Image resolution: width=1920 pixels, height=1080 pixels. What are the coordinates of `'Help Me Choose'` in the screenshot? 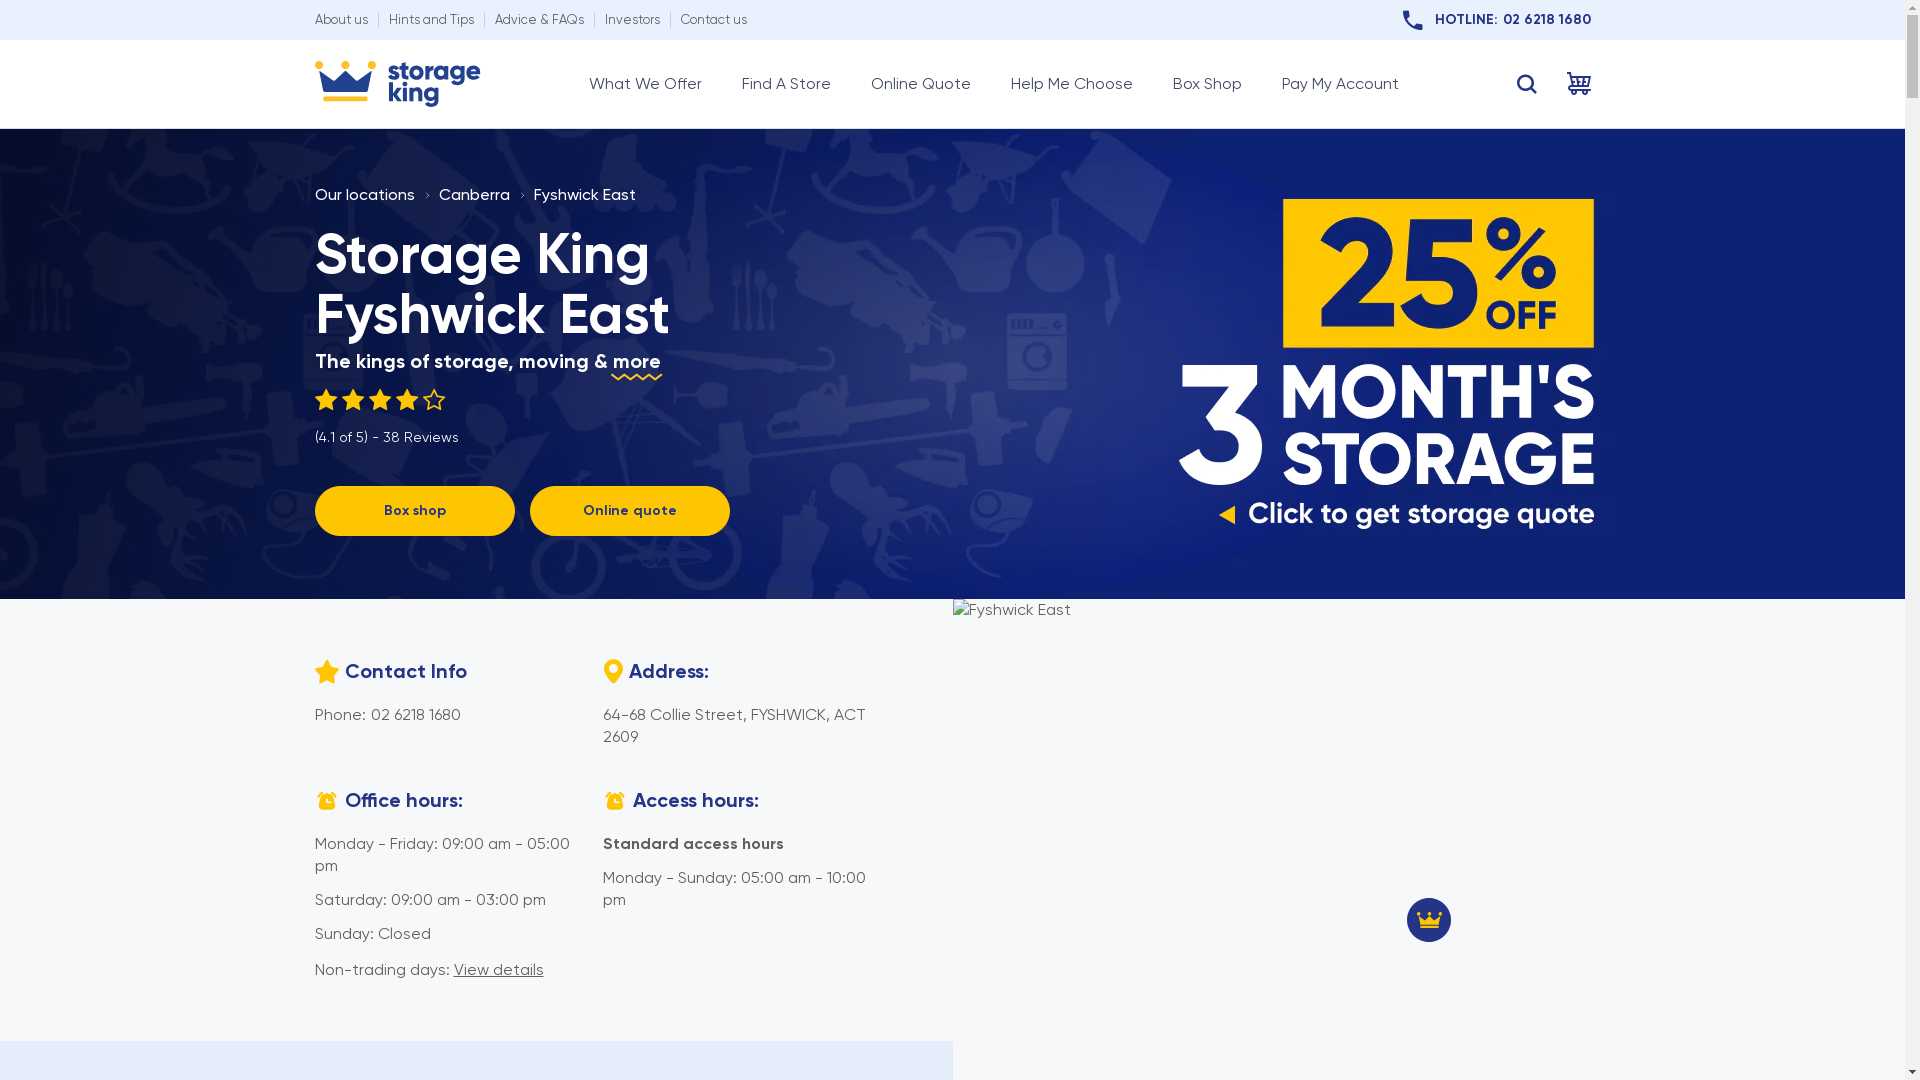 It's located at (1069, 83).